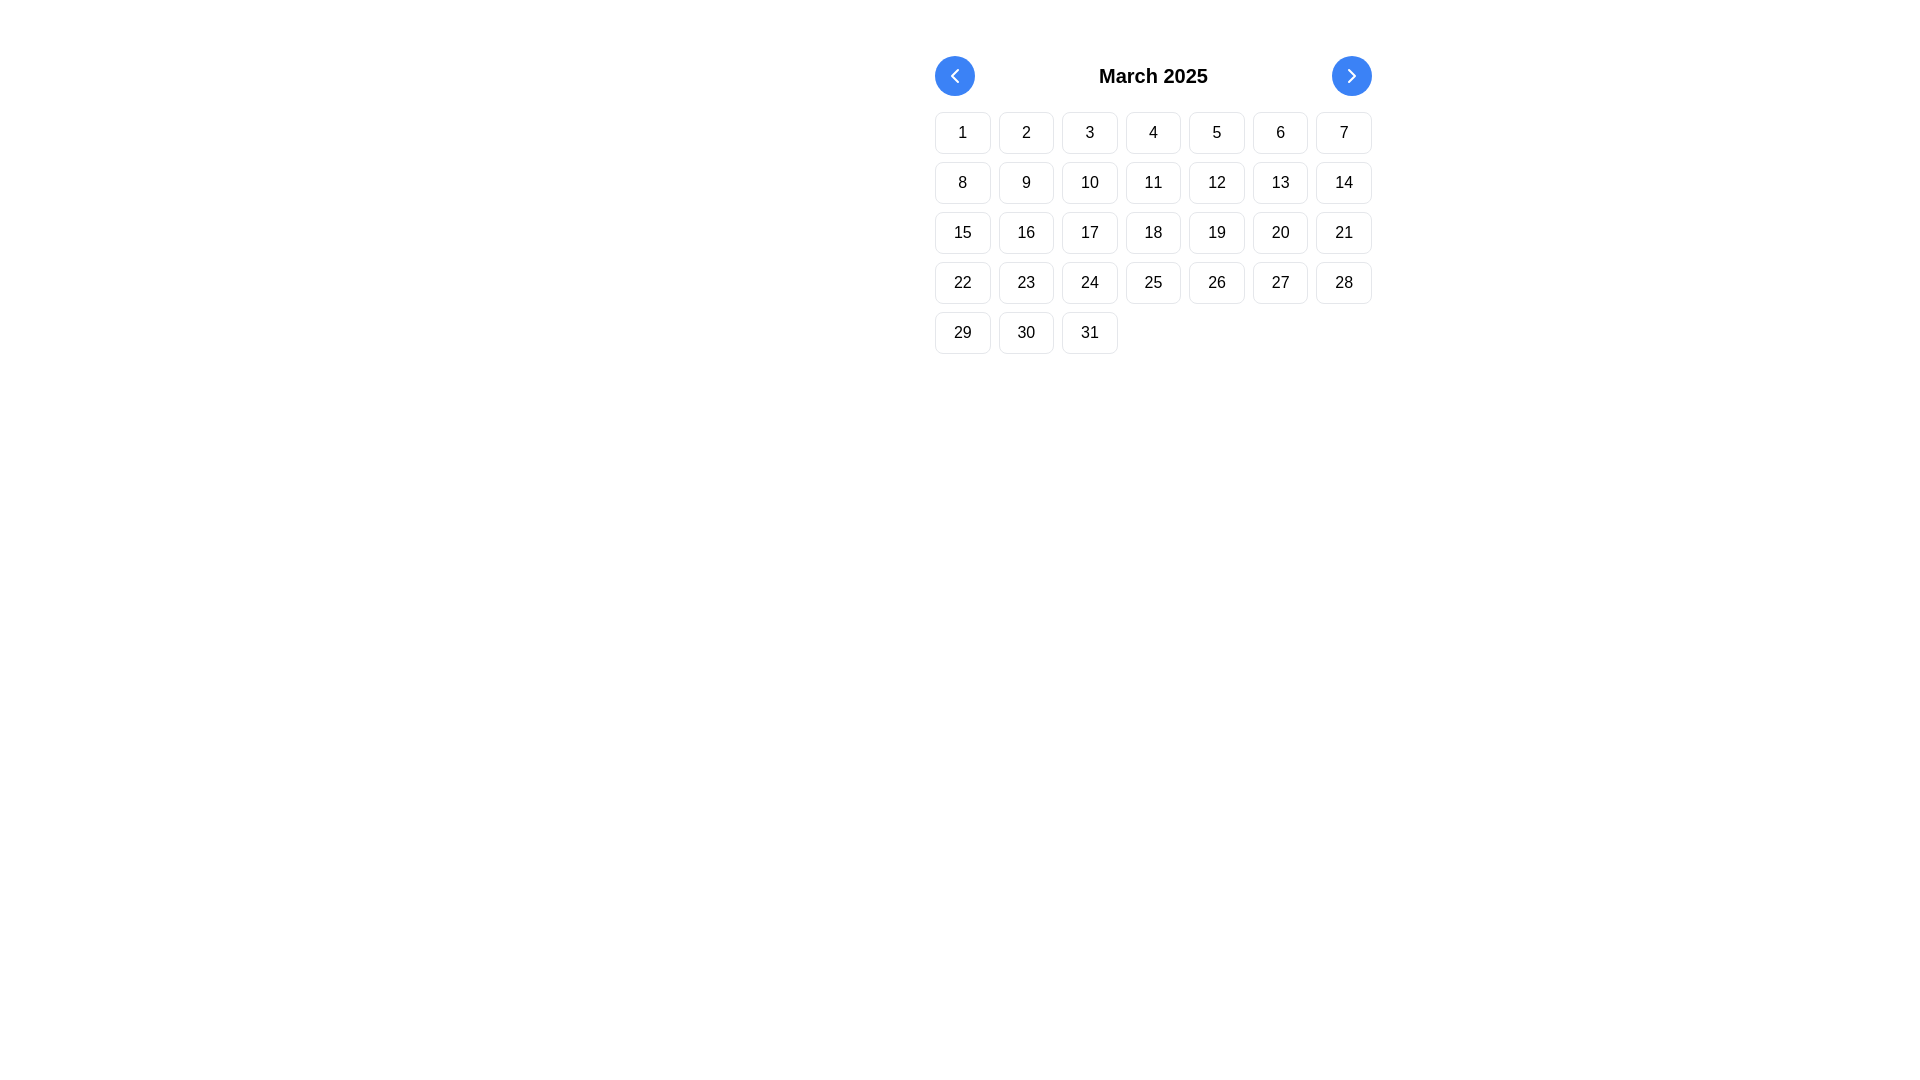  What do you see at coordinates (1153, 75) in the screenshot?
I see `the non-interactive text label displaying the current month and year in the calendar view, located at the center of the interface` at bounding box center [1153, 75].